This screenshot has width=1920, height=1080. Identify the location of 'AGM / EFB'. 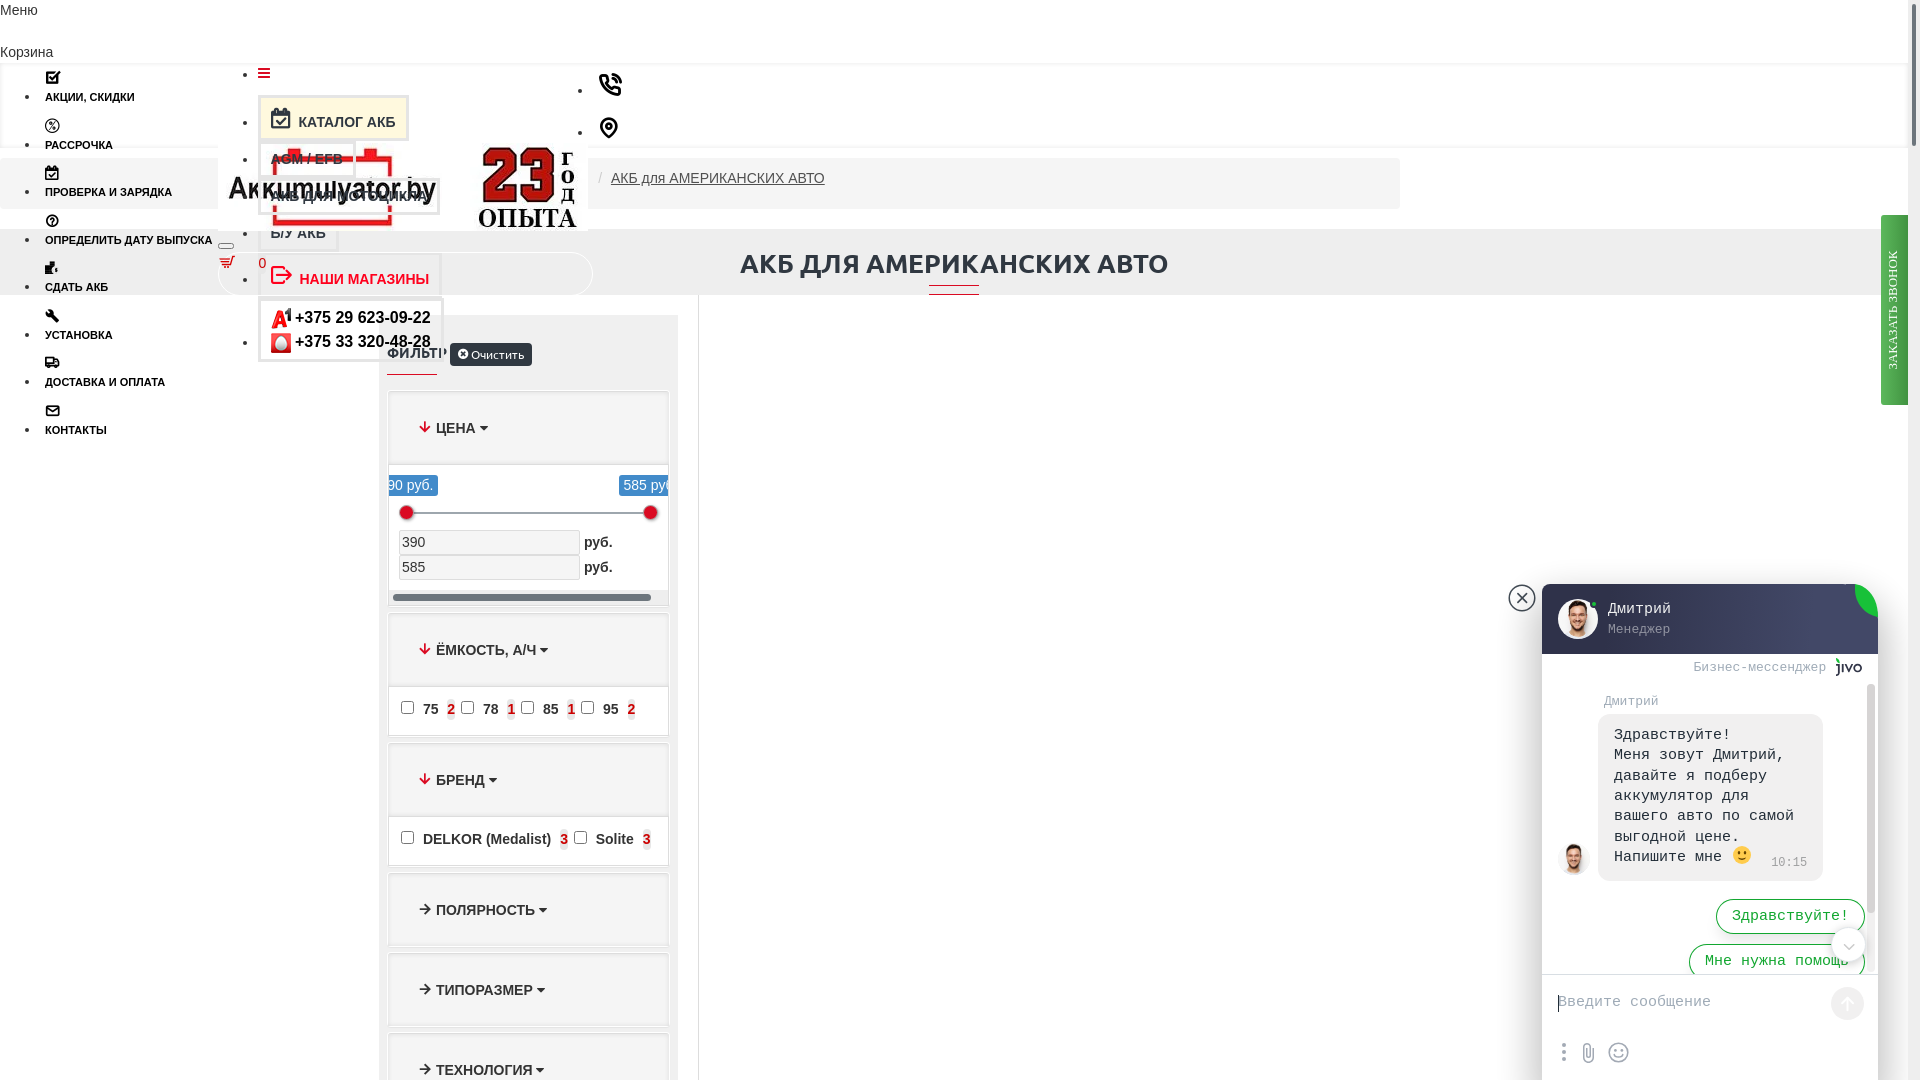
(257, 158).